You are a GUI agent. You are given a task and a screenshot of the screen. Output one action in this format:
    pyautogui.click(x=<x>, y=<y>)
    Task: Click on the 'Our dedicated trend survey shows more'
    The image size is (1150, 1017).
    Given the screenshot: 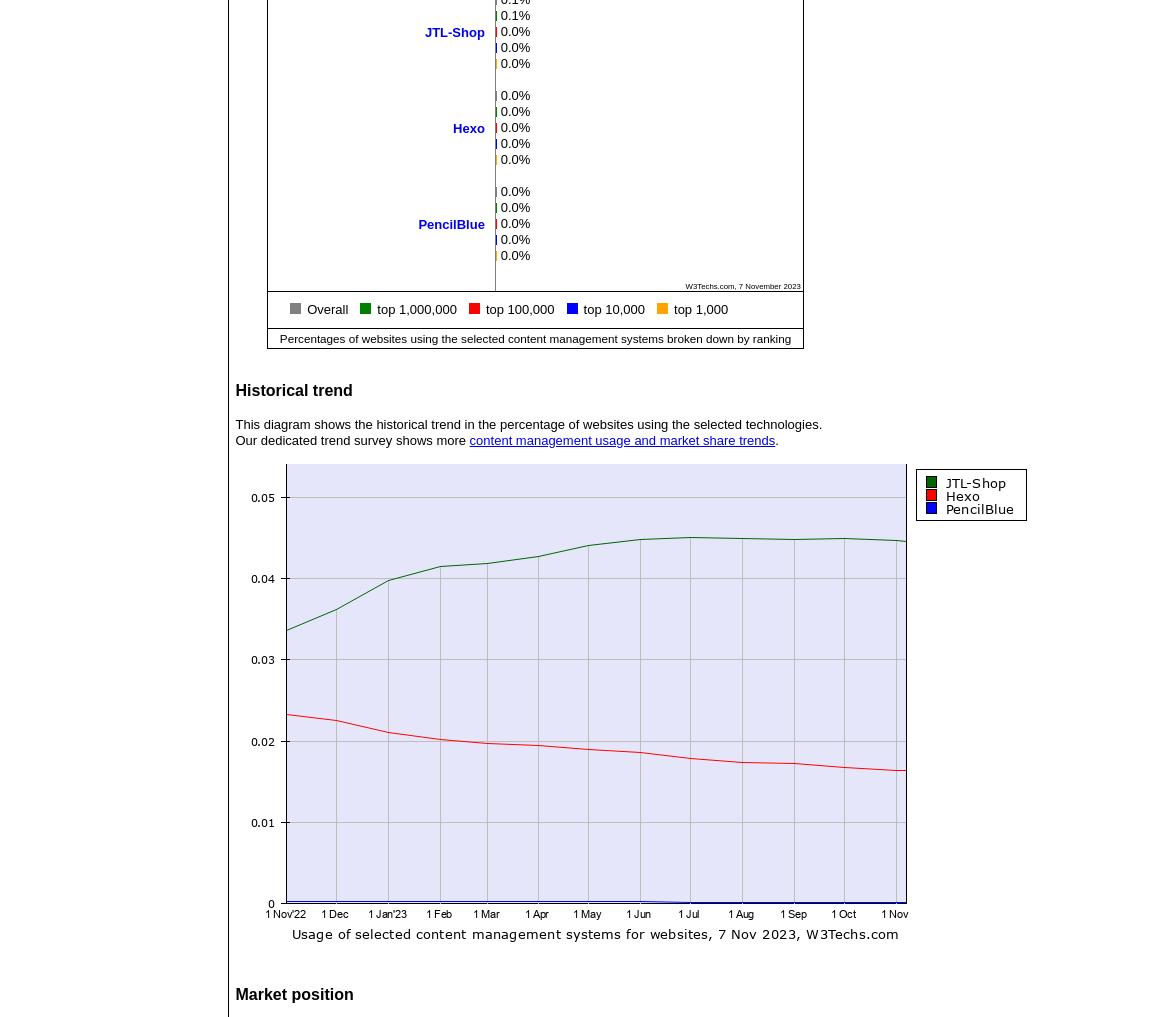 What is the action you would take?
    pyautogui.click(x=352, y=440)
    